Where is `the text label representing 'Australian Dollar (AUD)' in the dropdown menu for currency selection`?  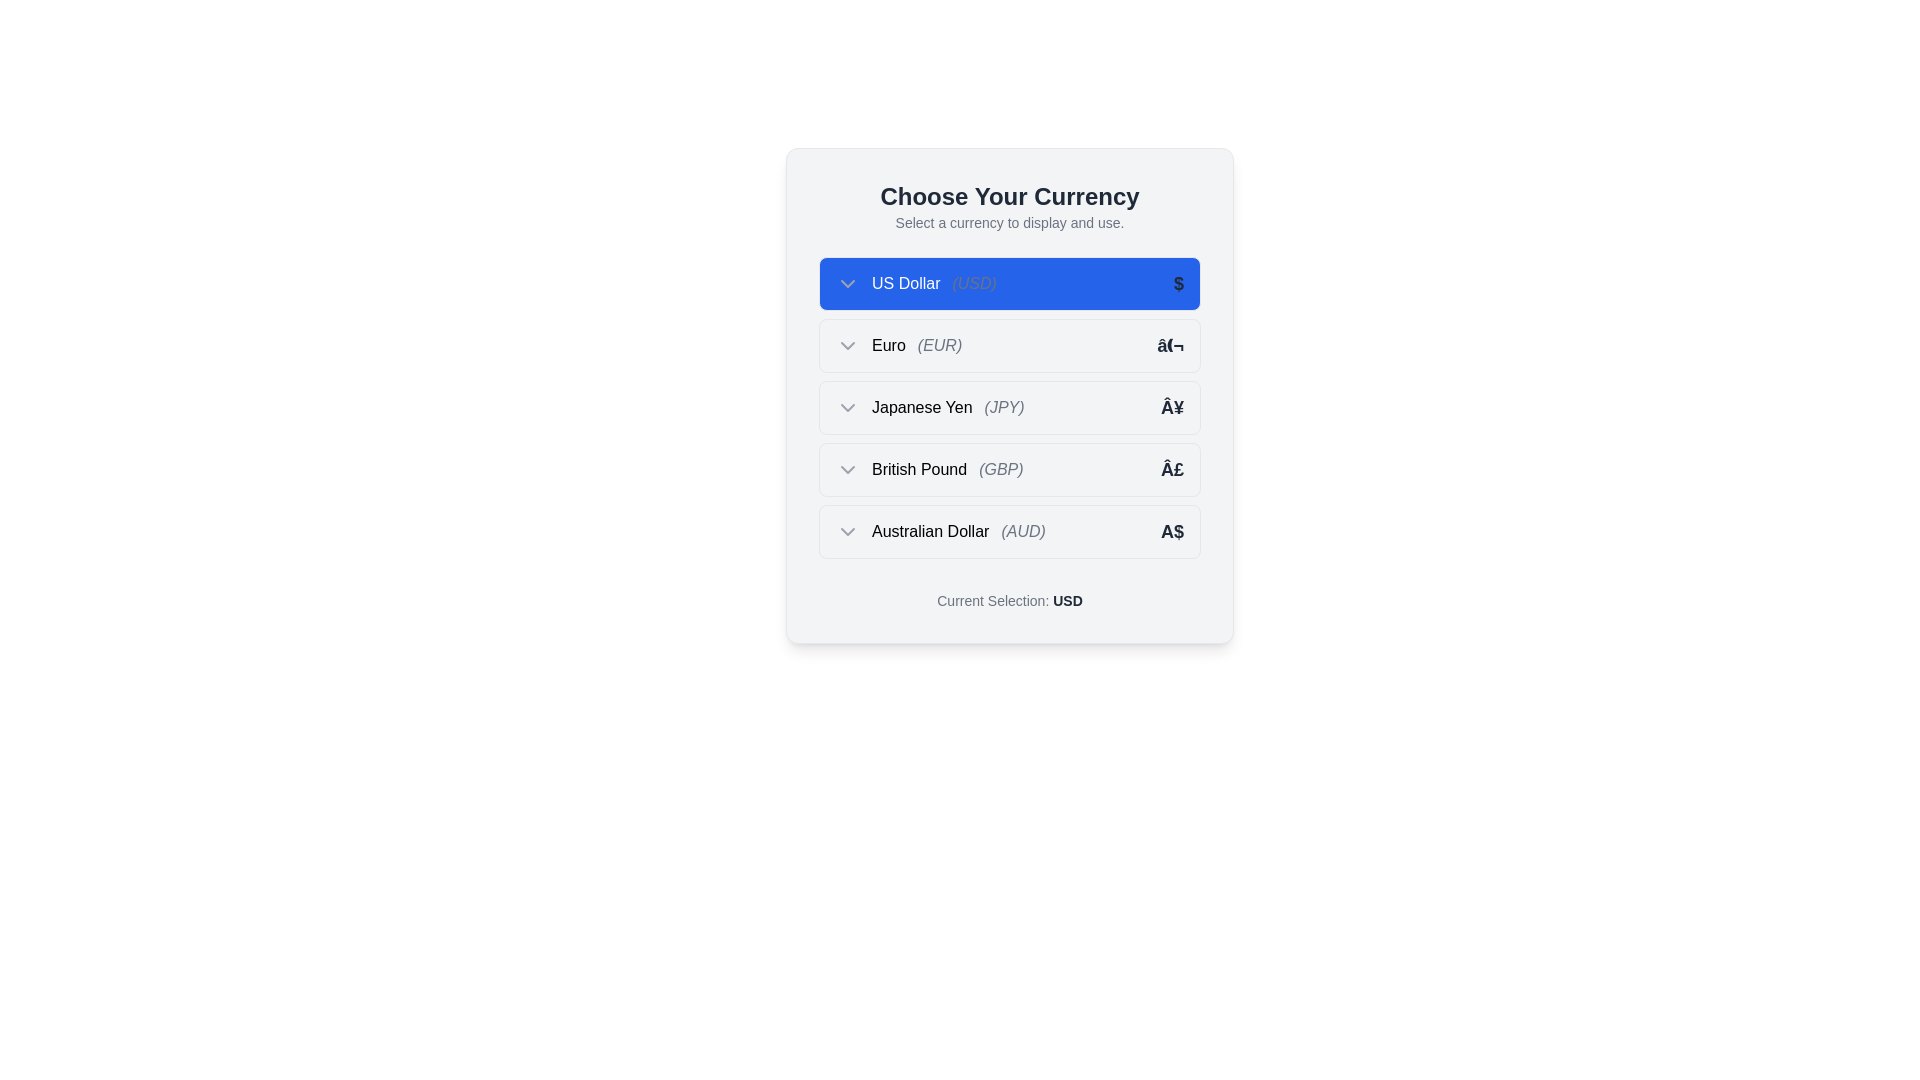 the text label representing 'Australian Dollar (AUD)' in the dropdown menu for currency selection is located at coordinates (929, 531).